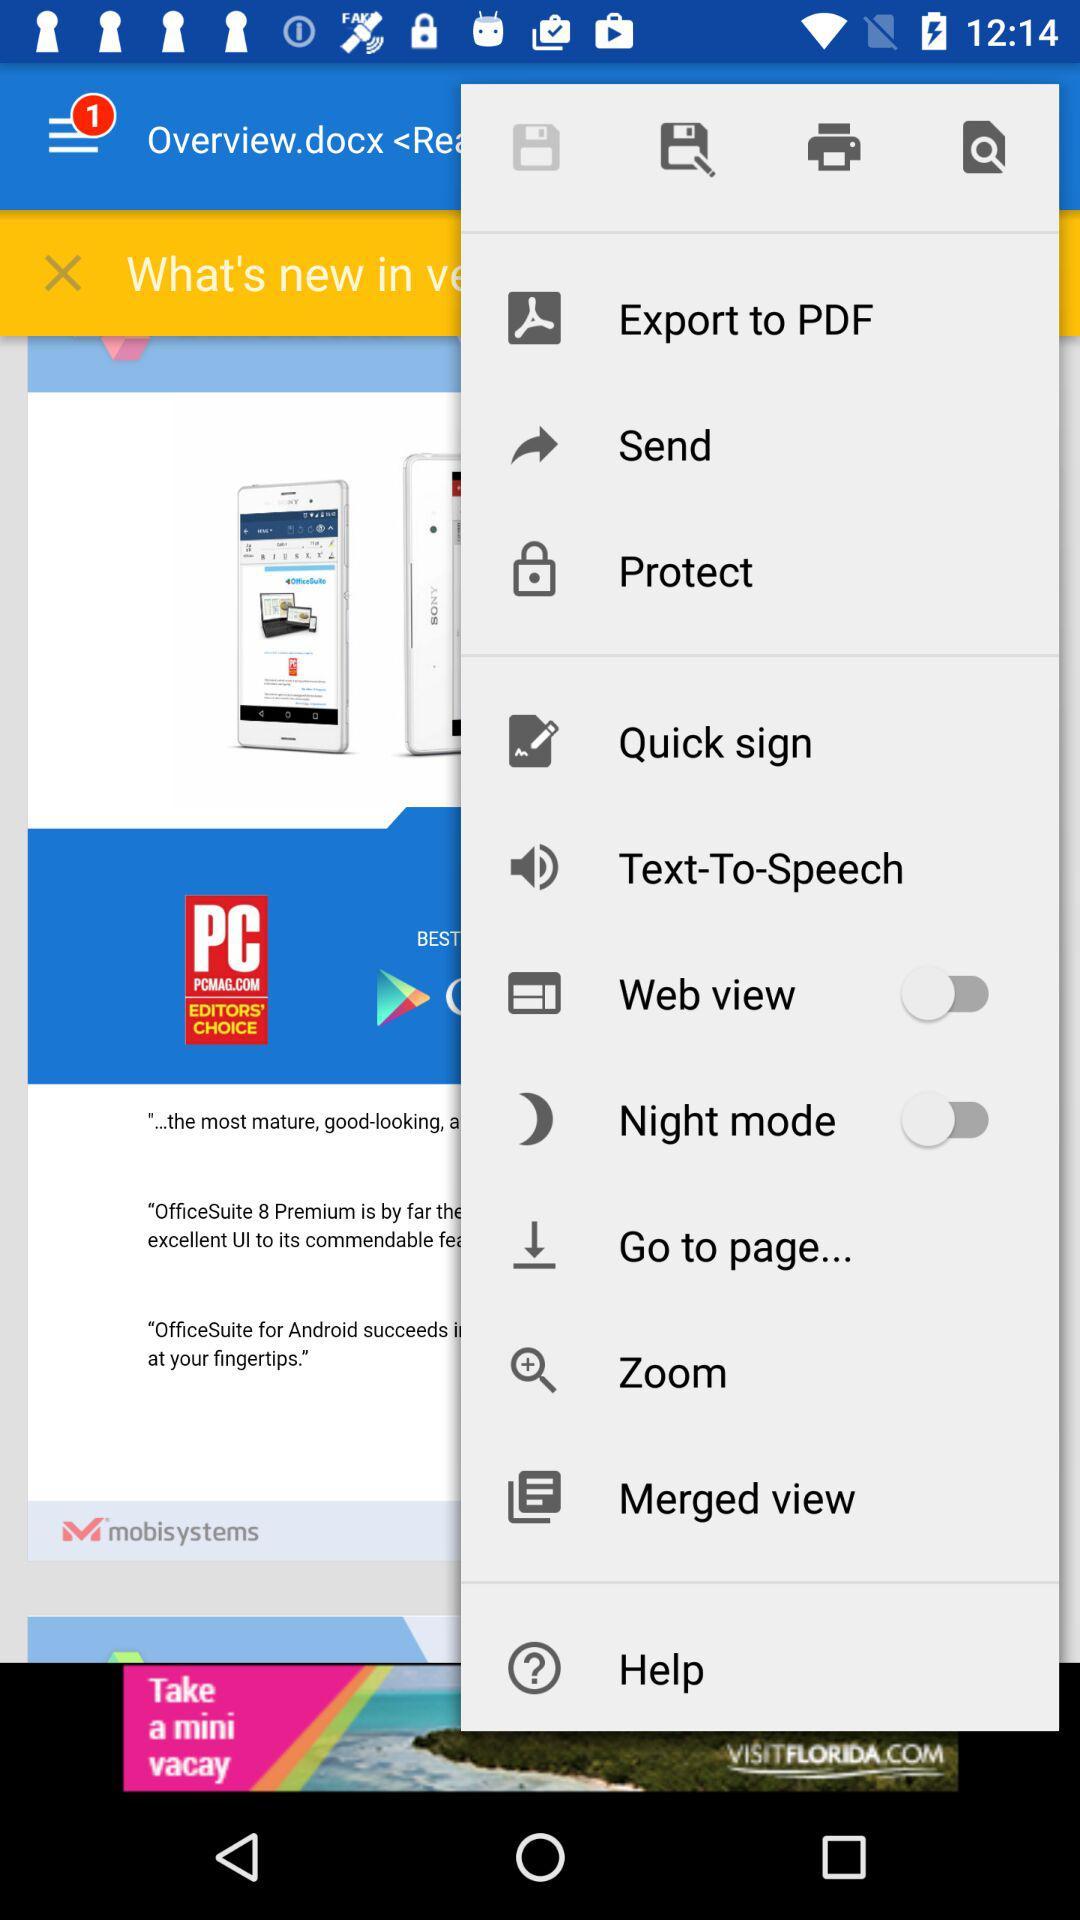 Image resolution: width=1080 pixels, height=1920 pixels. I want to click on the zoom item, so click(759, 1370).